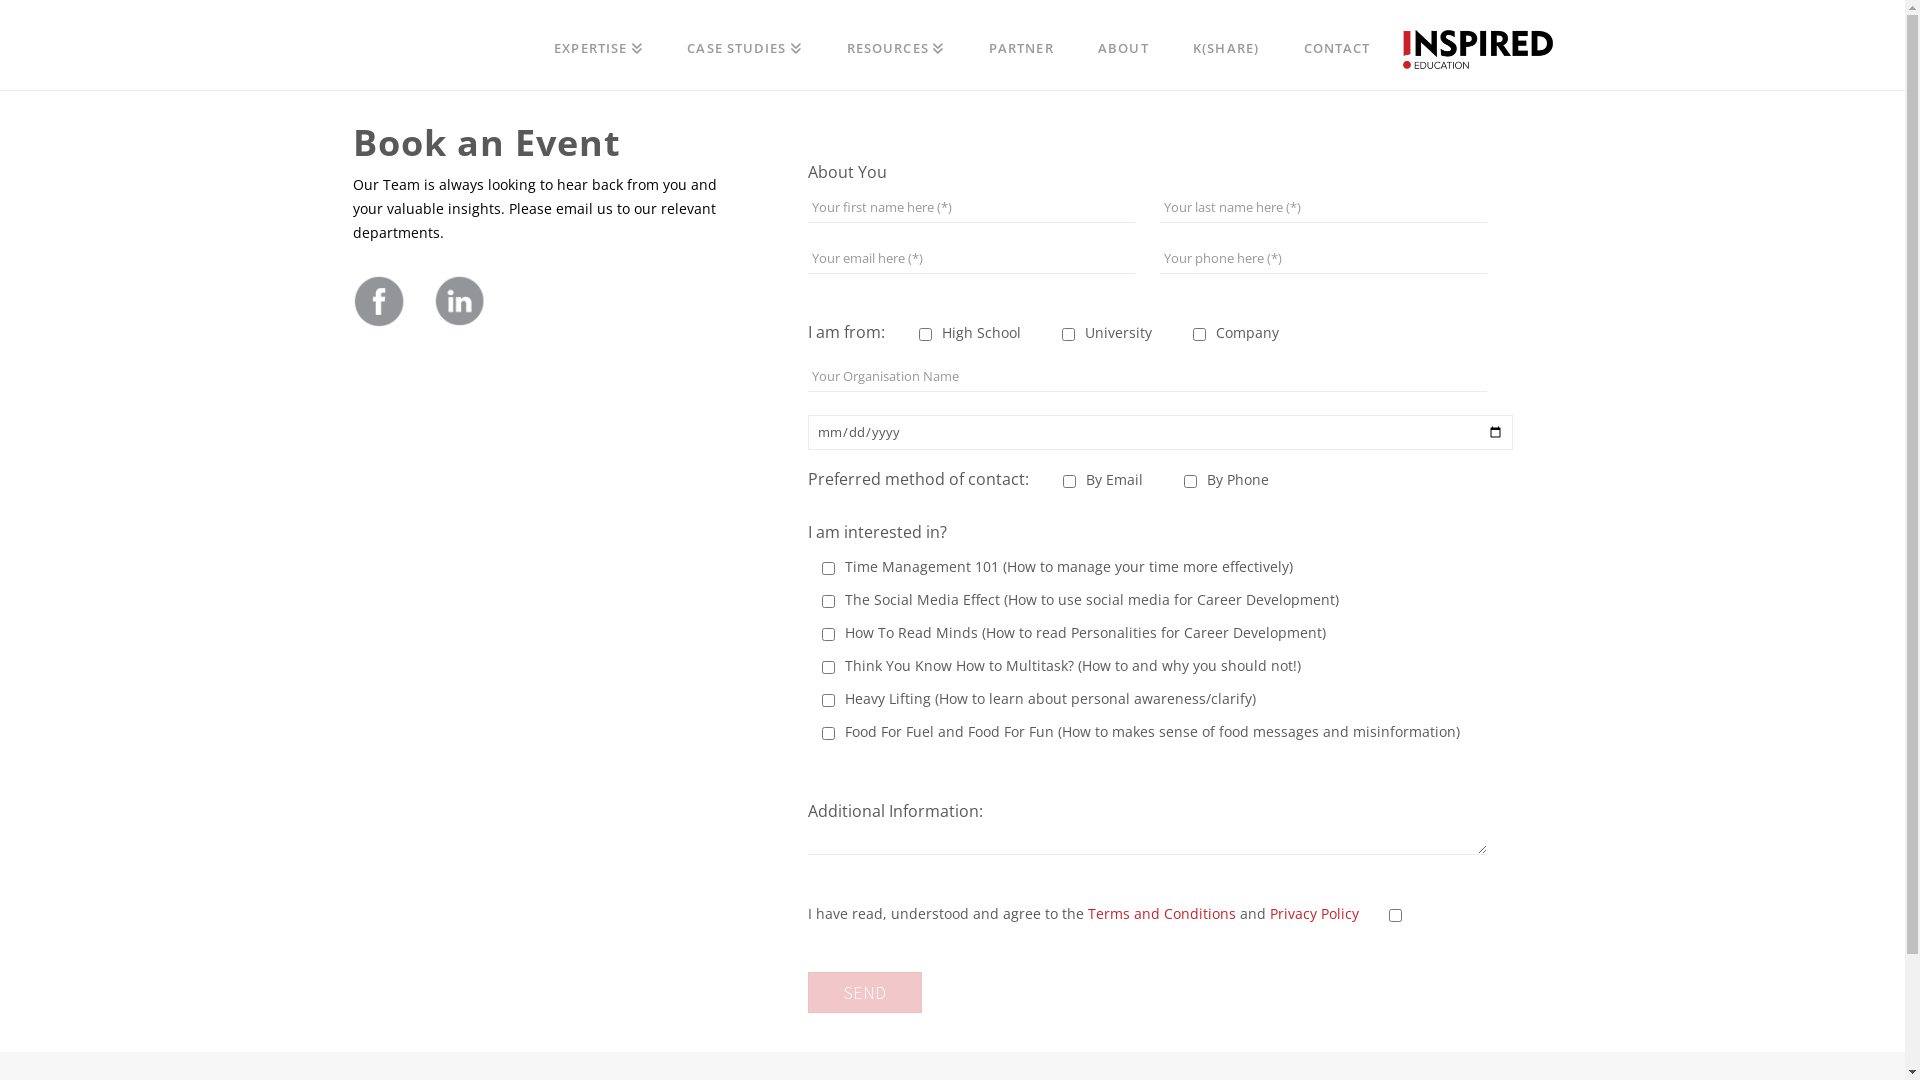  I want to click on 'Terms and Conditions', so click(1161, 913).